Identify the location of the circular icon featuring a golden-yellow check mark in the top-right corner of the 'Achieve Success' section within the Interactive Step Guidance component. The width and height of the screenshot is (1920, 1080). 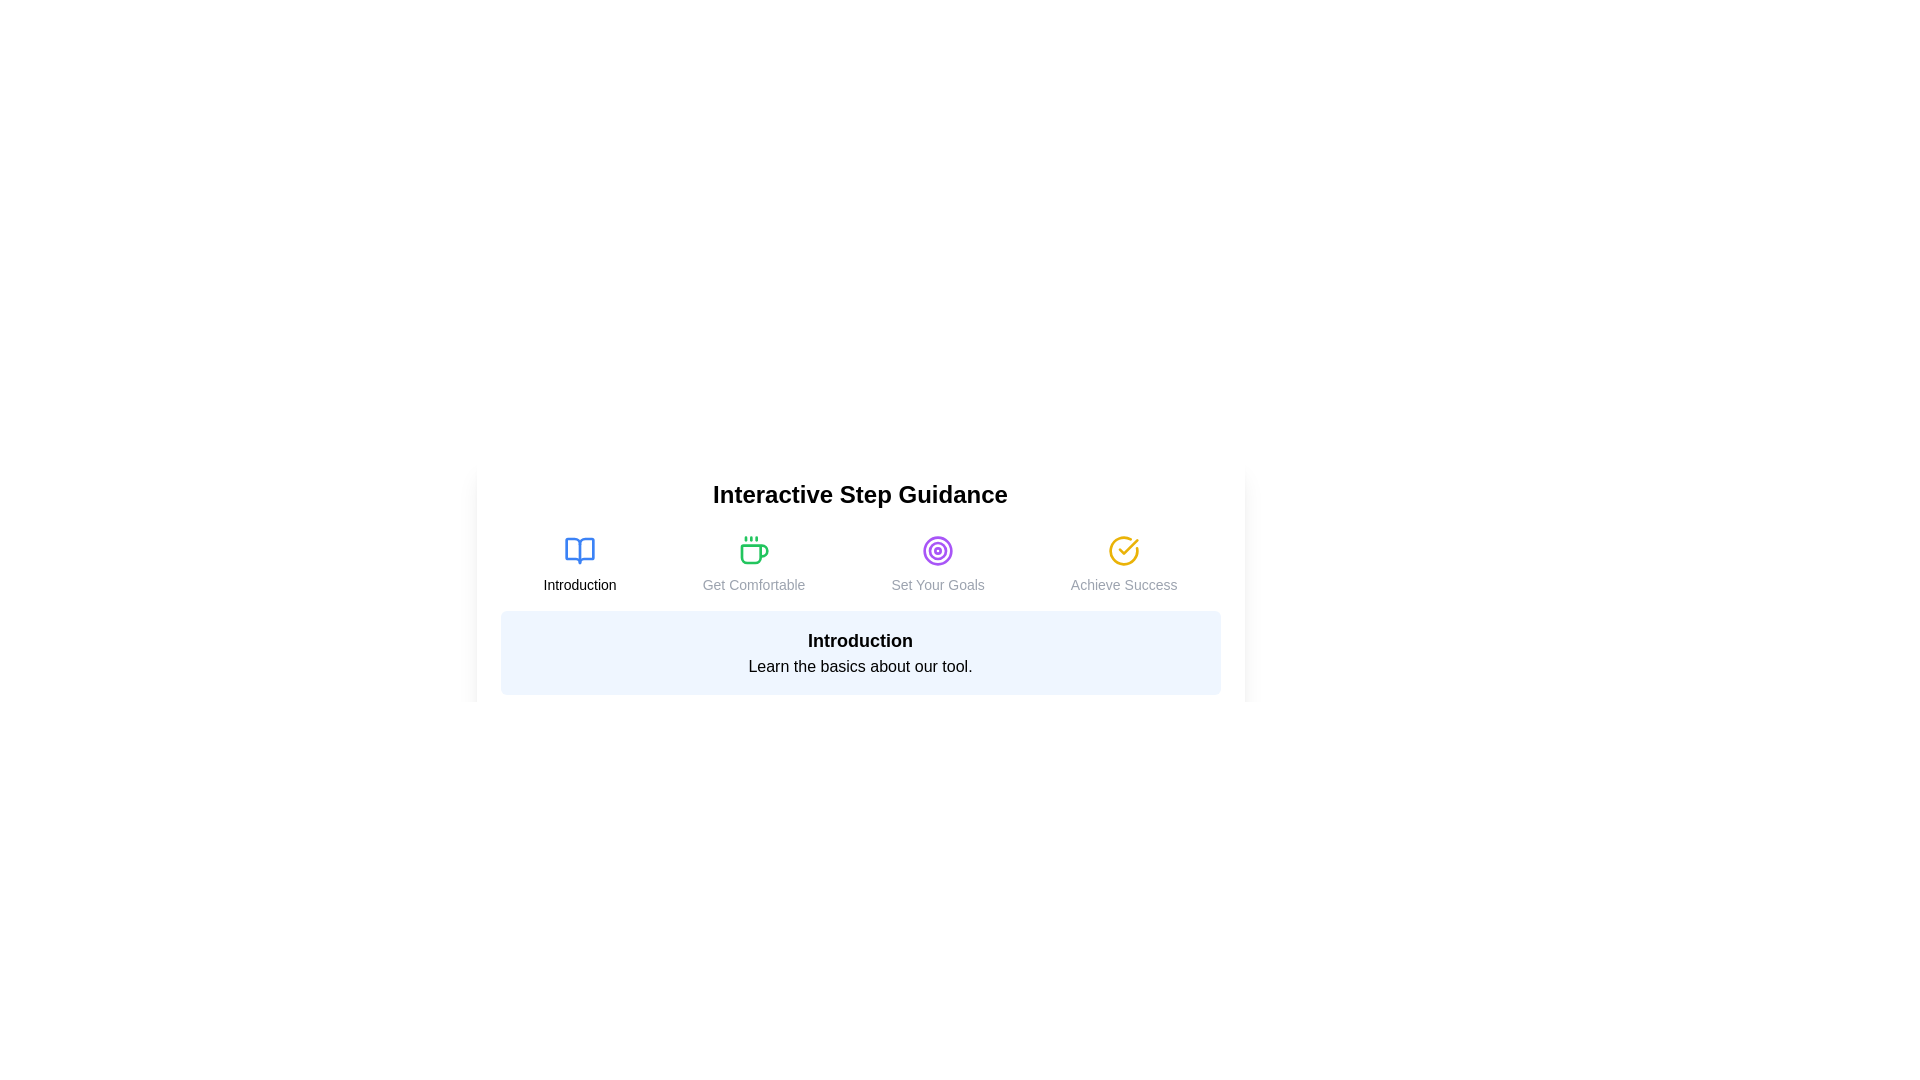
(1124, 551).